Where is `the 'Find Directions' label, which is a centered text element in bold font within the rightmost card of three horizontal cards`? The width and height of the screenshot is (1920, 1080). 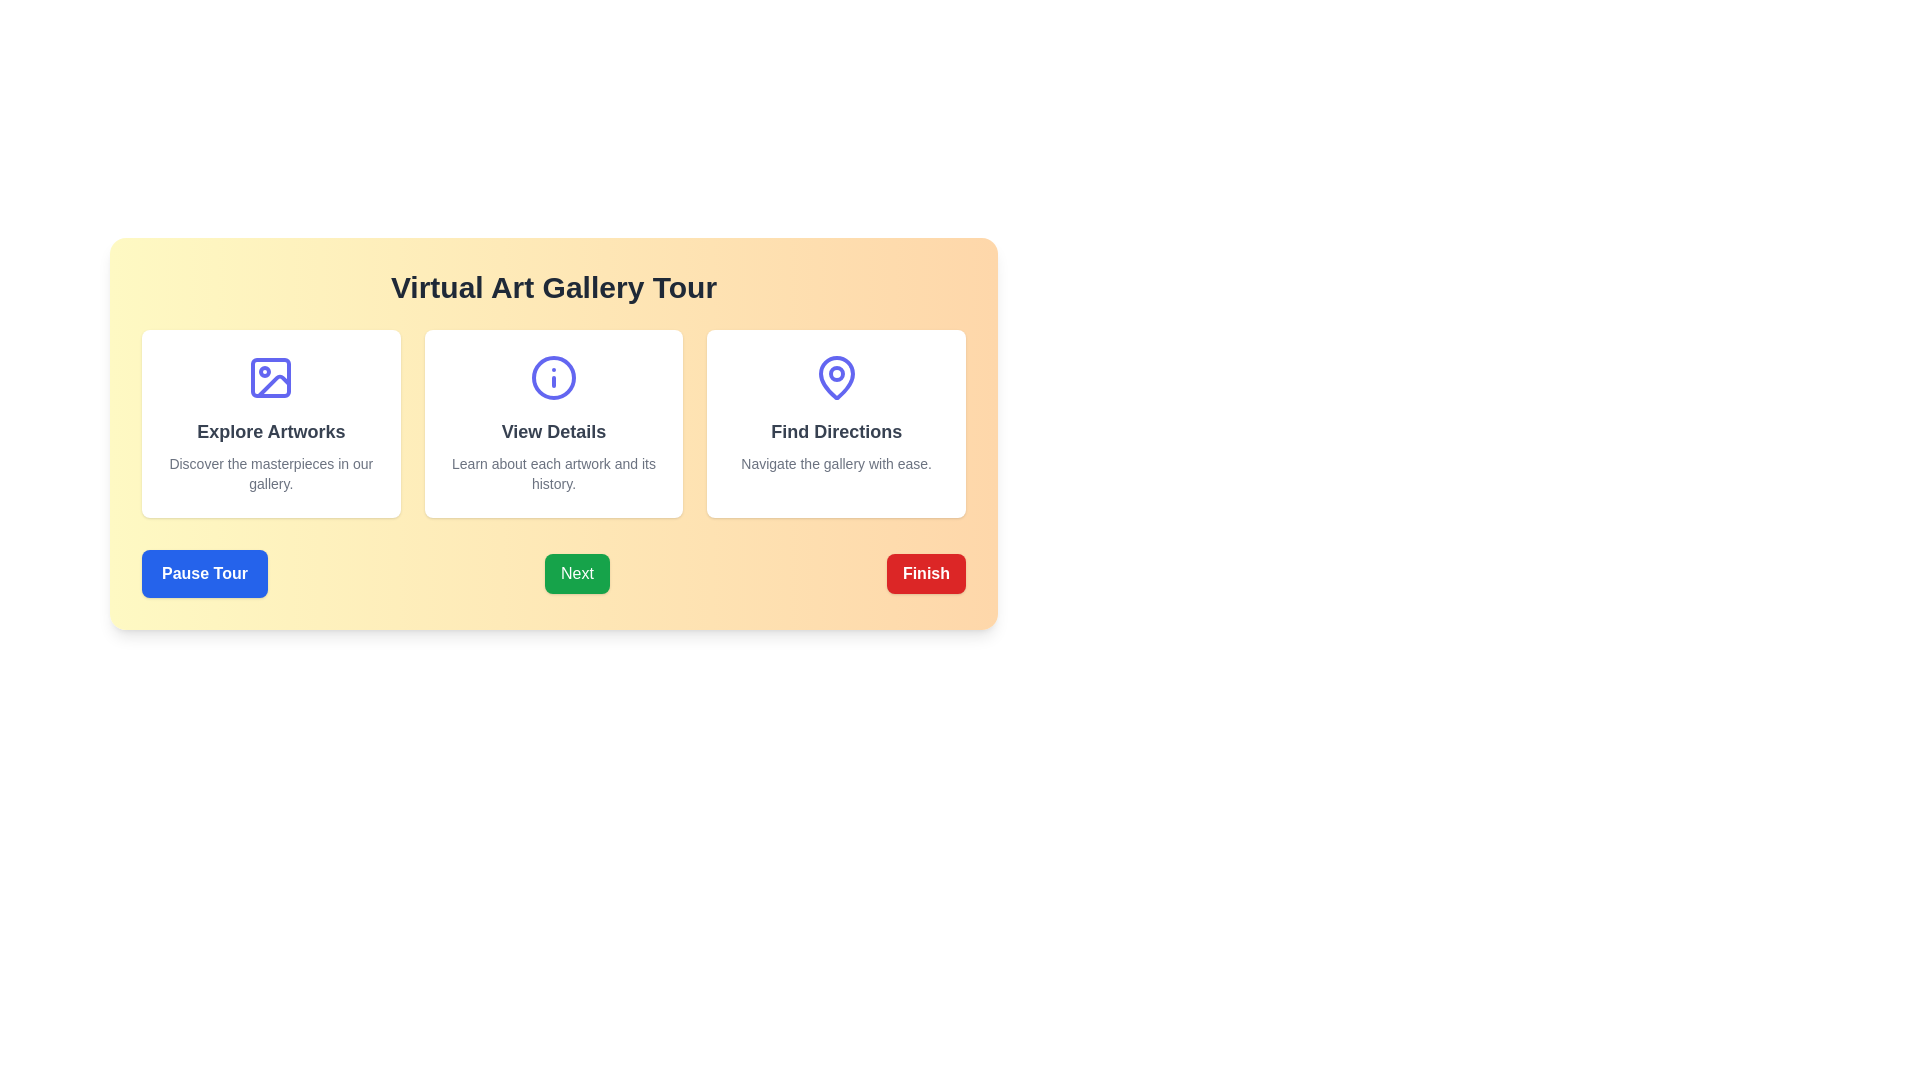
the 'Find Directions' label, which is a centered text element in bold font within the rightmost card of three horizontal cards is located at coordinates (836, 431).